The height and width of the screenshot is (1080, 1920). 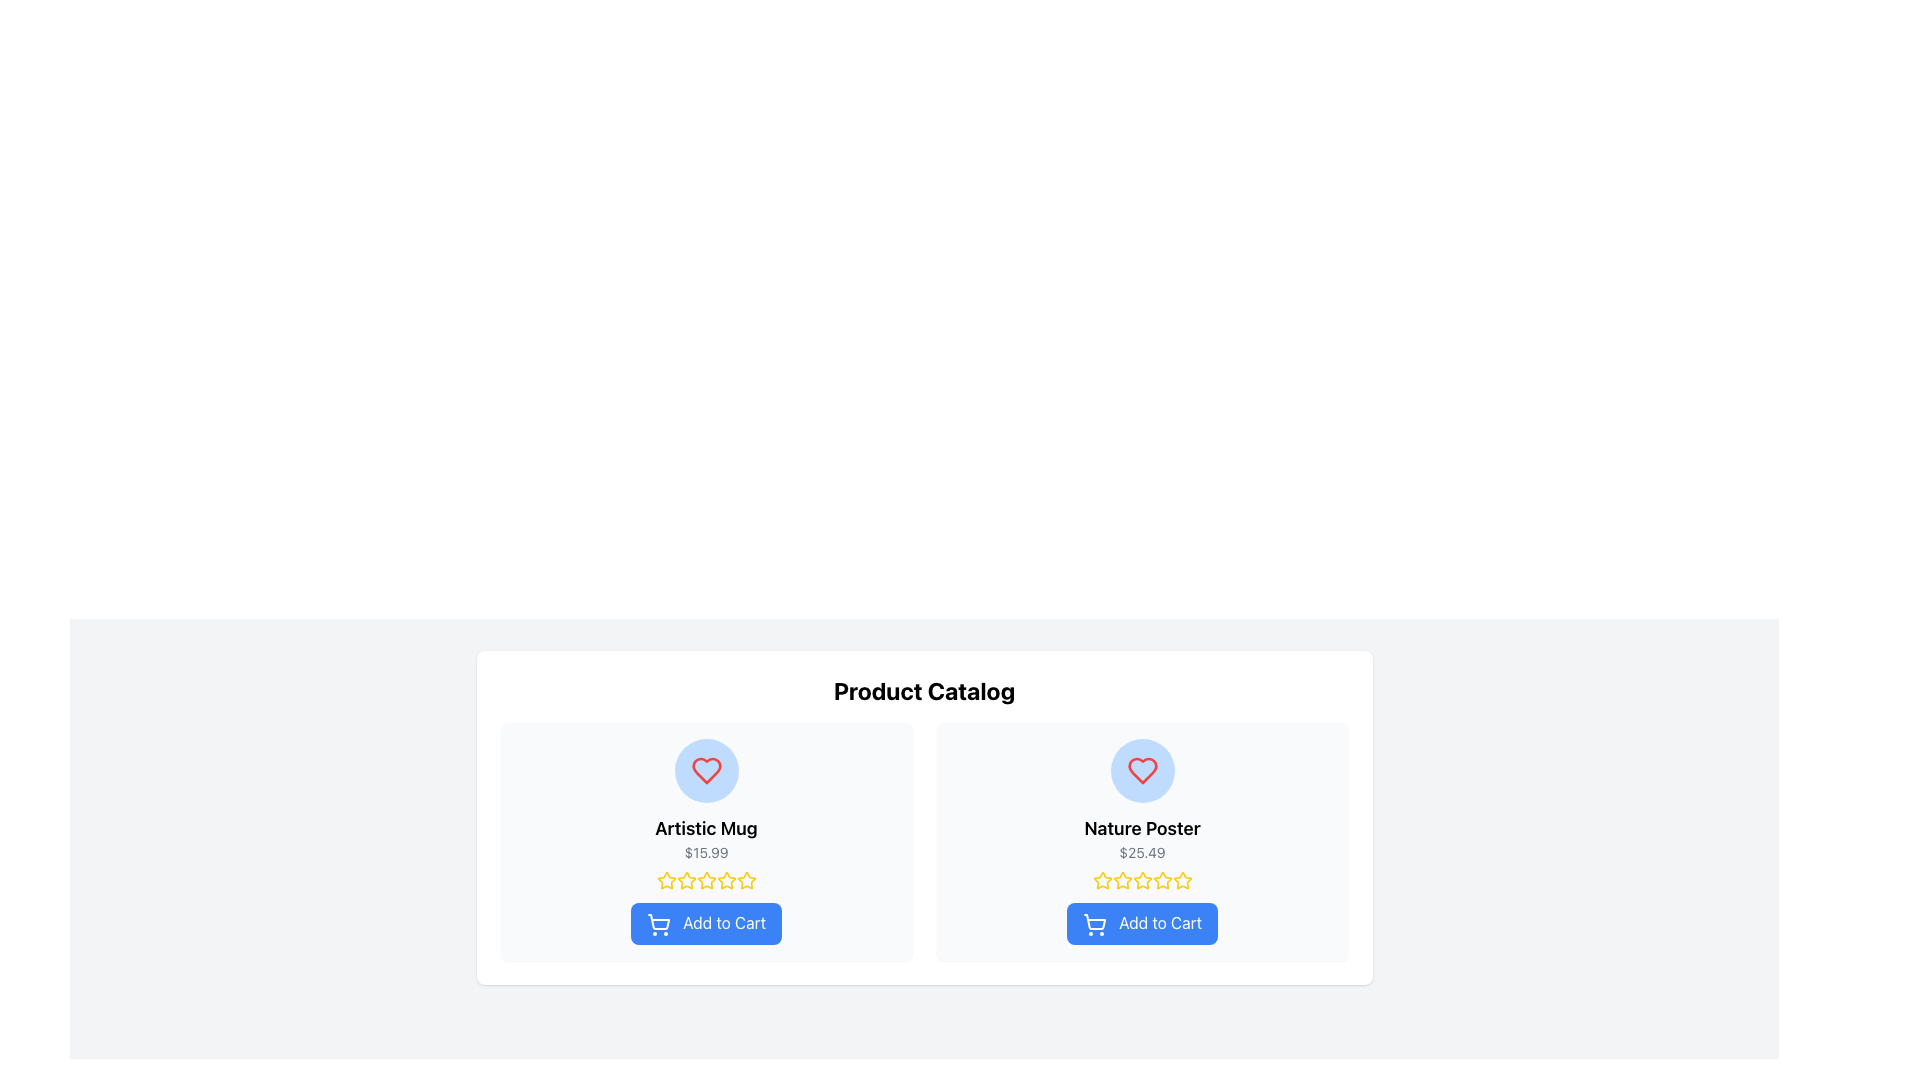 I want to click on the heart-shaped icon in the left product card to mark the 'Artistic Mug' as a favorite, so click(x=706, y=770).